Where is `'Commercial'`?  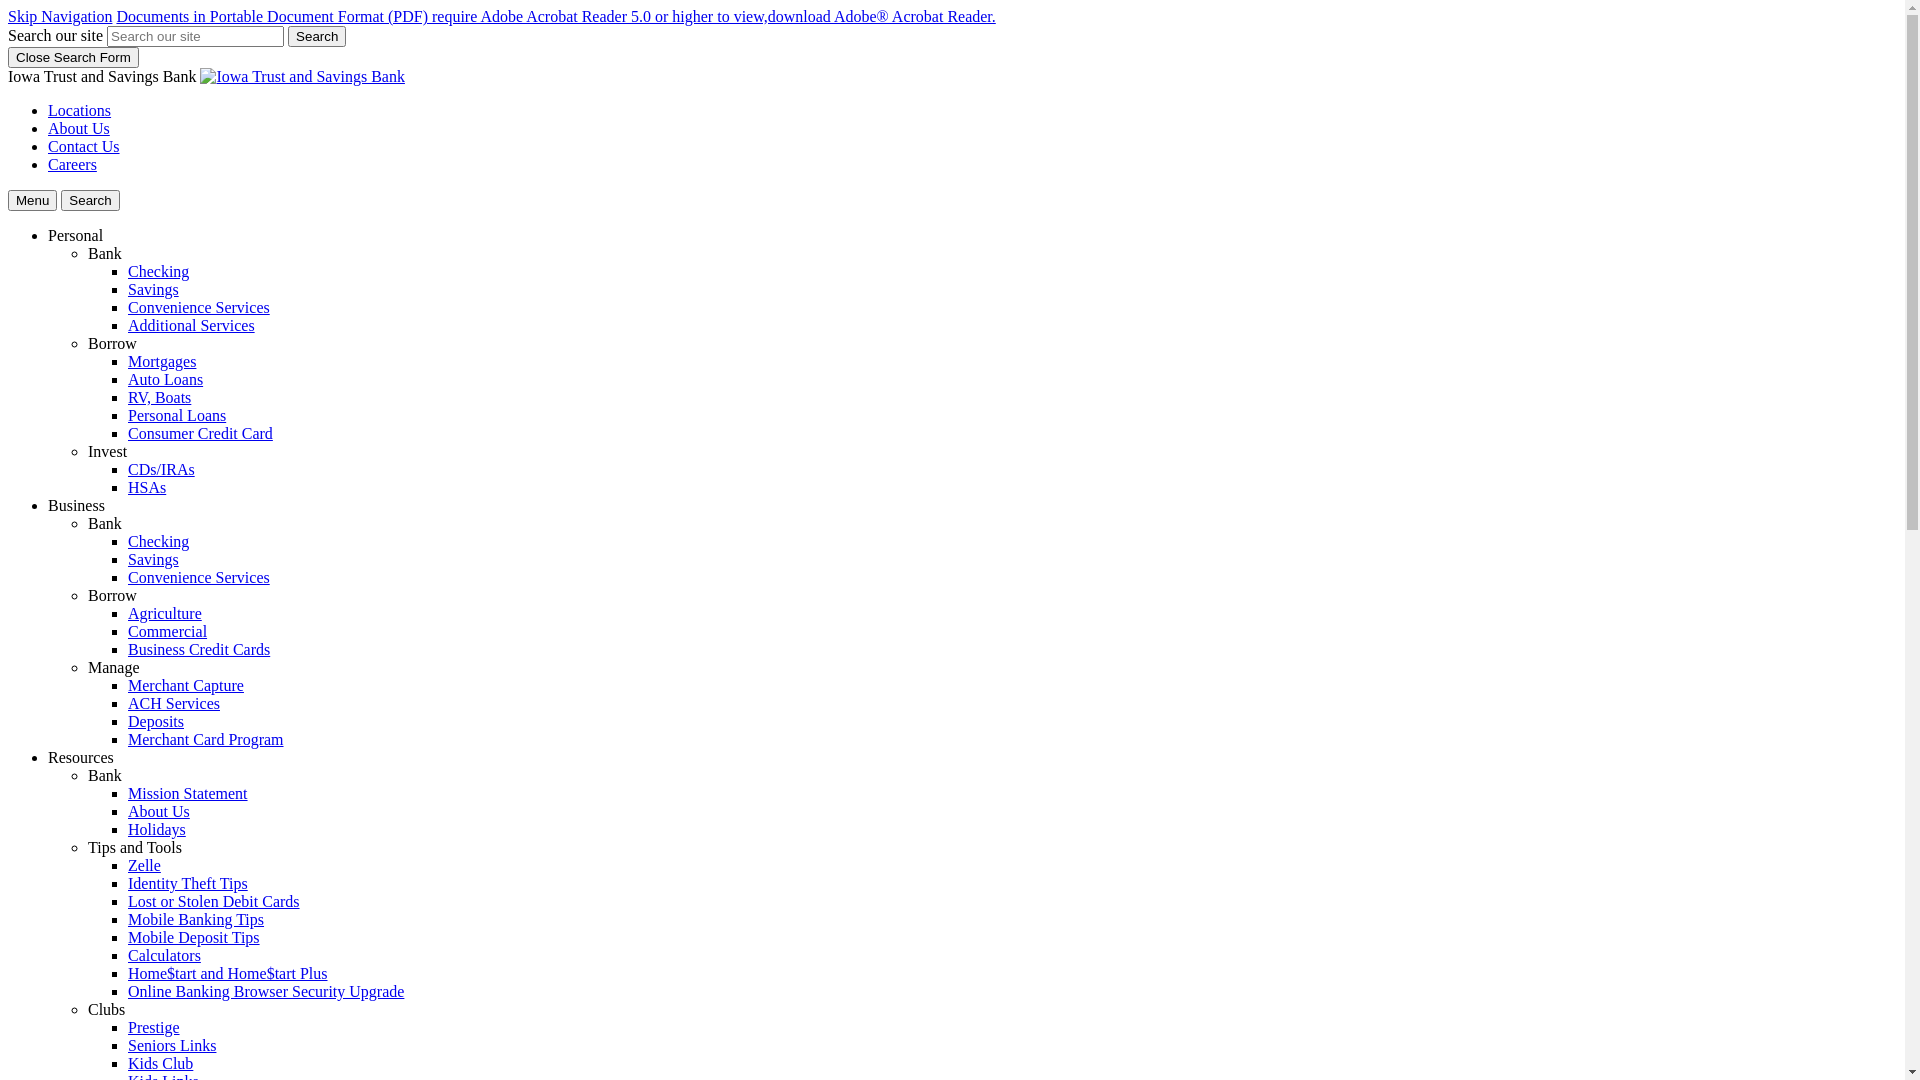 'Commercial' is located at coordinates (127, 631).